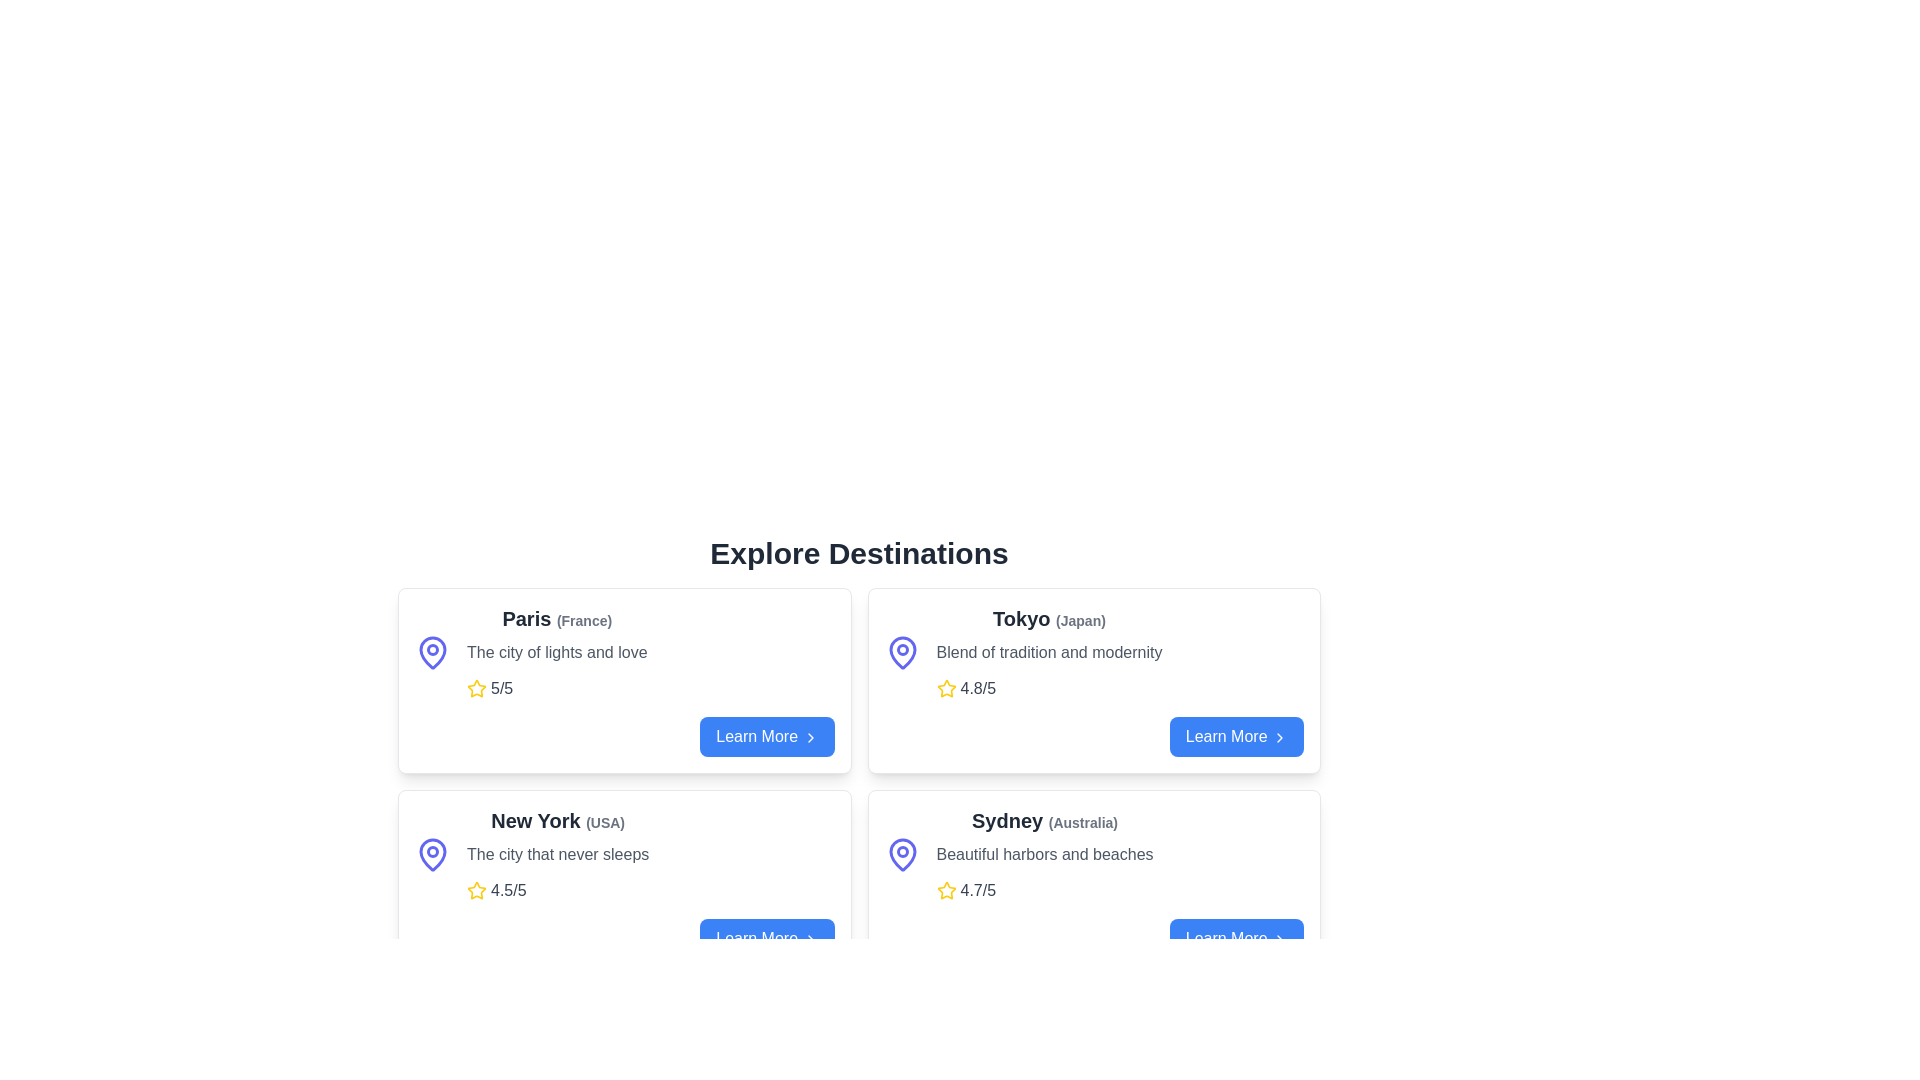  I want to click on the Text display block that provides details about Tokyo, located in the right column of the top row of the grid layout, below 'Explore Destinations', so click(1048, 652).